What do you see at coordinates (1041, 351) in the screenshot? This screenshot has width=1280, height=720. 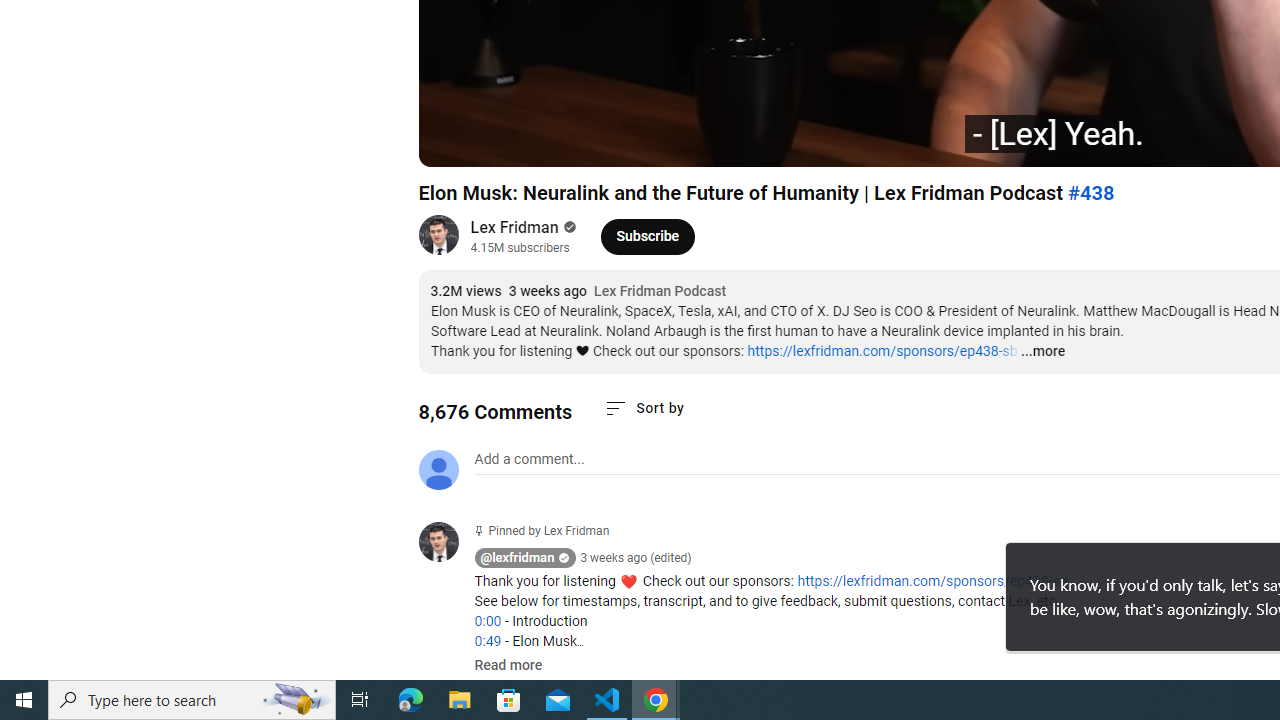 I see `'...more'` at bounding box center [1041, 351].